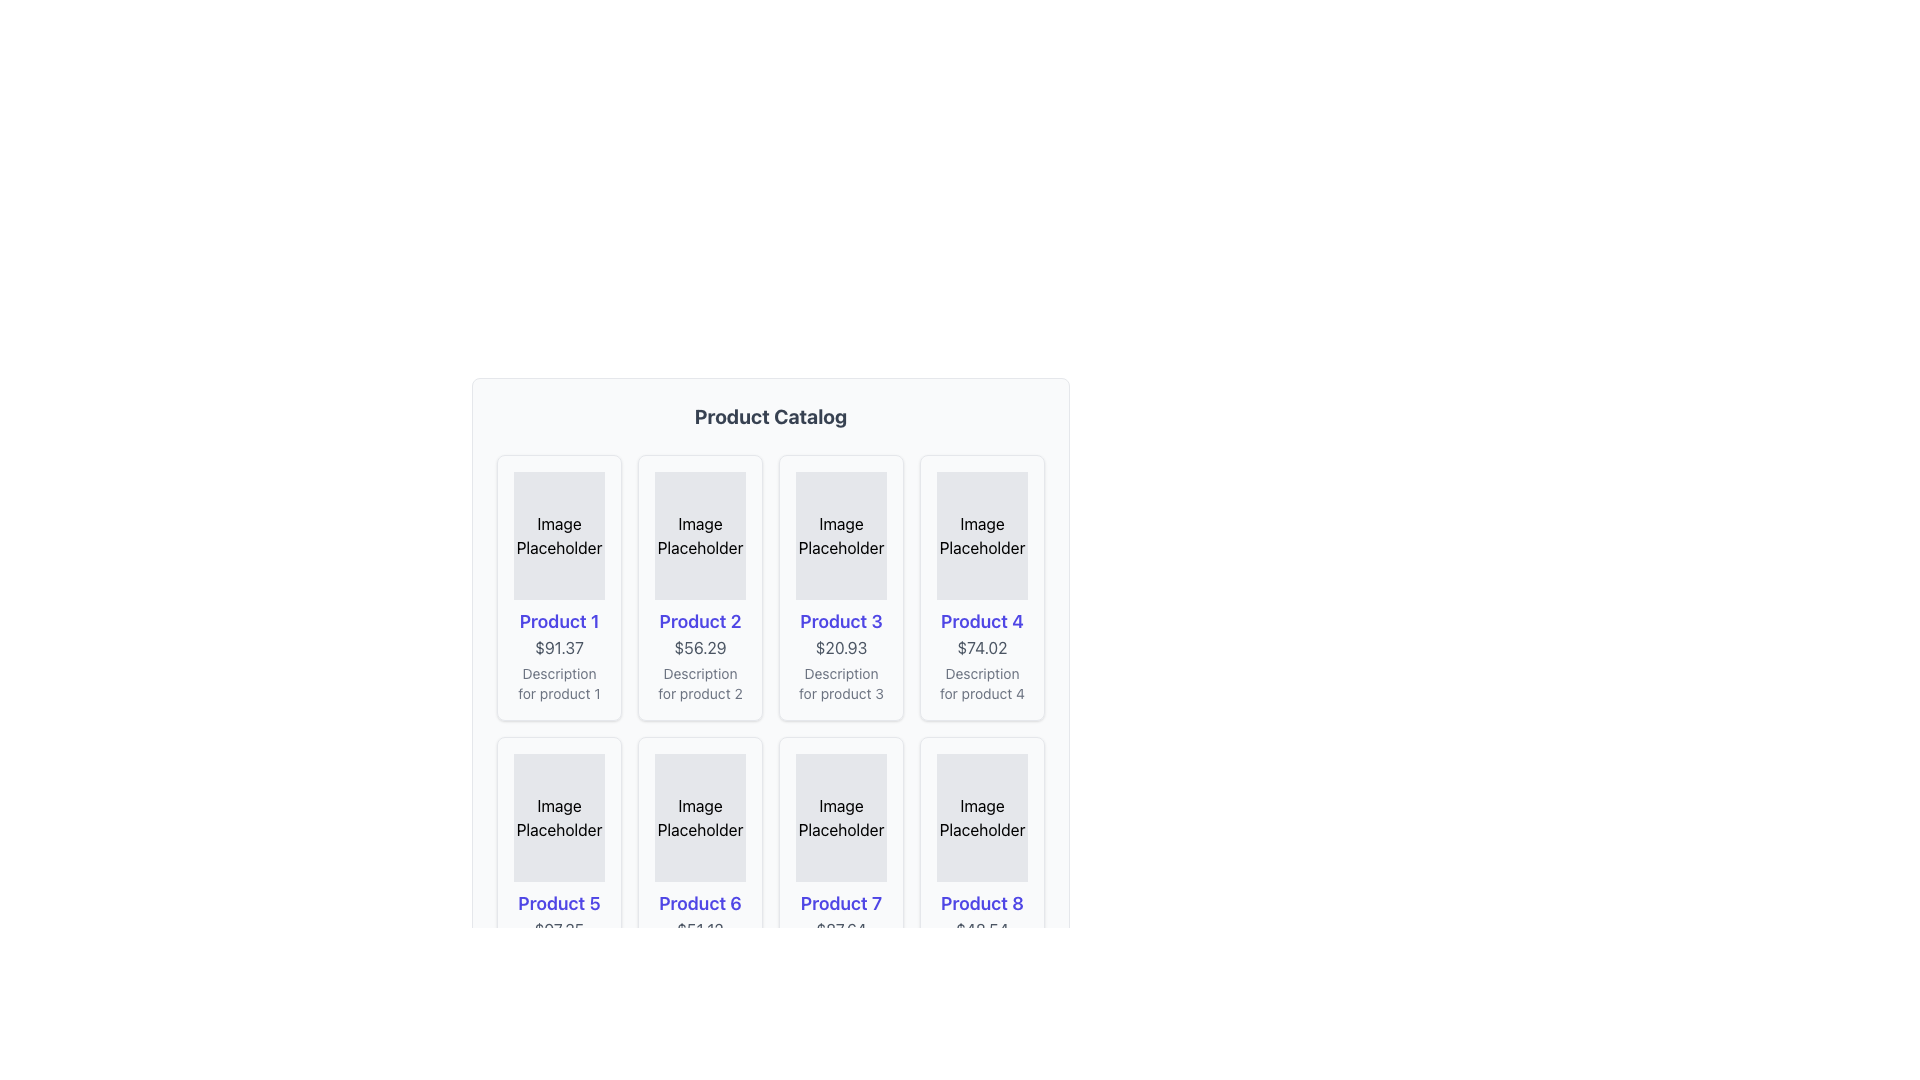  What do you see at coordinates (559, 535) in the screenshot?
I see `the first placeholder image box with a gray background and the text 'Image Placeholder' under the 'Product Catalog' heading` at bounding box center [559, 535].